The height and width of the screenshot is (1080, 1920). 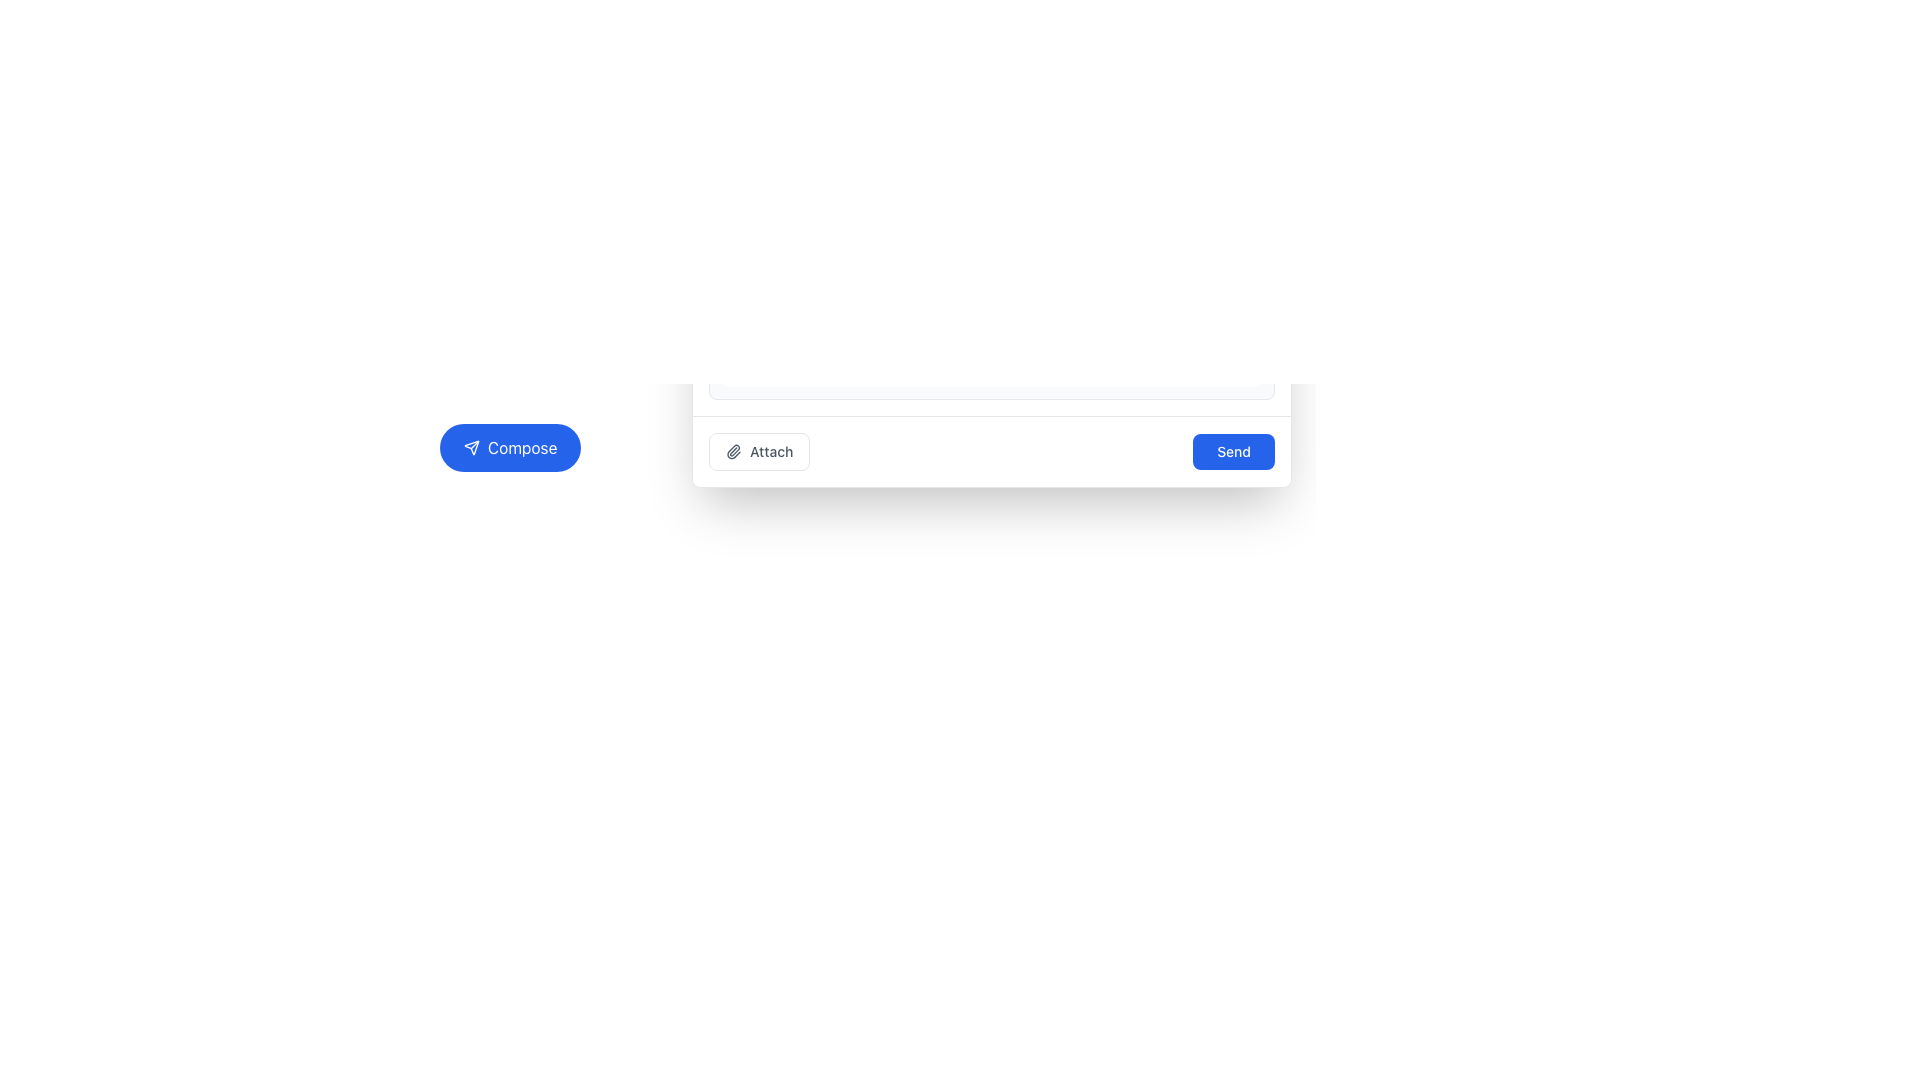 What do you see at coordinates (733, 451) in the screenshot?
I see `the paperclip icon within the 'Attach' button` at bounding box center [733, 451].